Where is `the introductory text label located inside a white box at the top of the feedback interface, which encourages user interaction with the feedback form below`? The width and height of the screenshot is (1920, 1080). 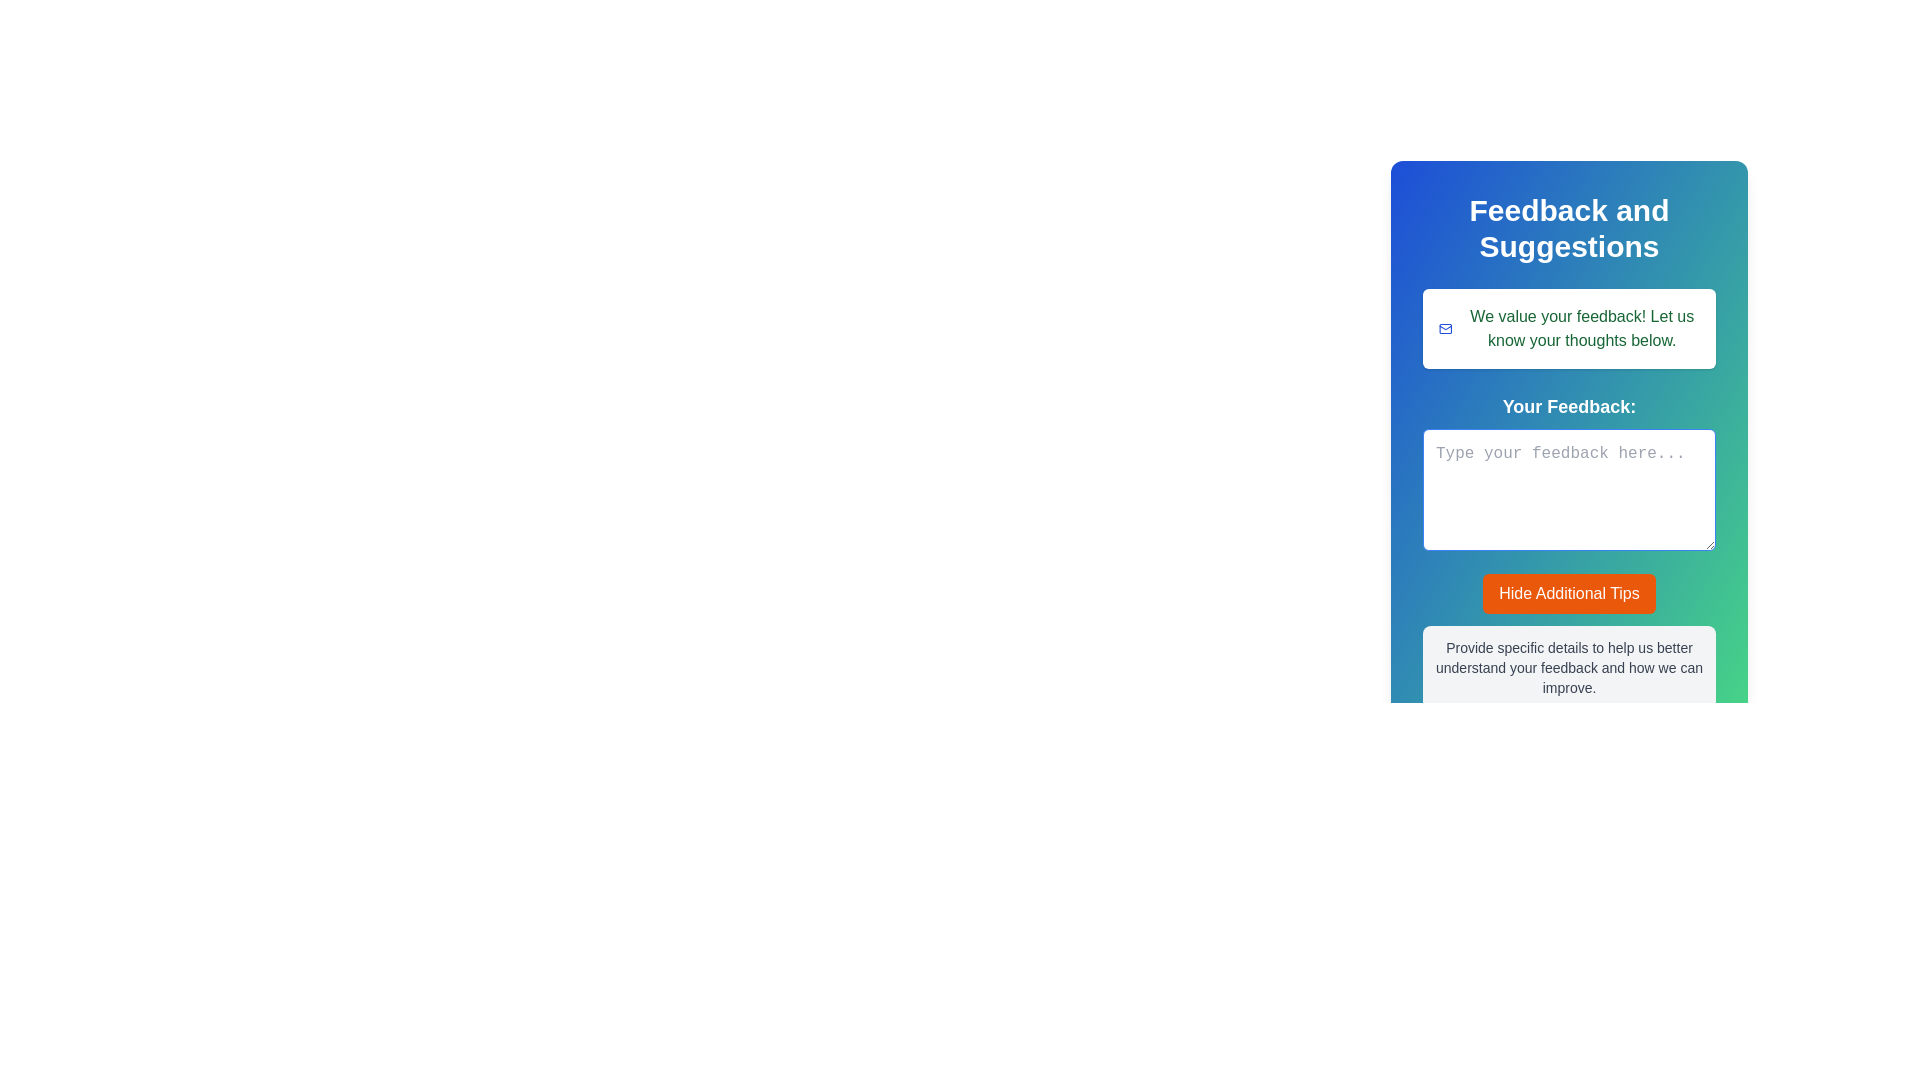
the introductory text label located inside a white box at the top of the feedback interface, which encourages user interaction with the feedback form below is located at coordinates (1581, 327).